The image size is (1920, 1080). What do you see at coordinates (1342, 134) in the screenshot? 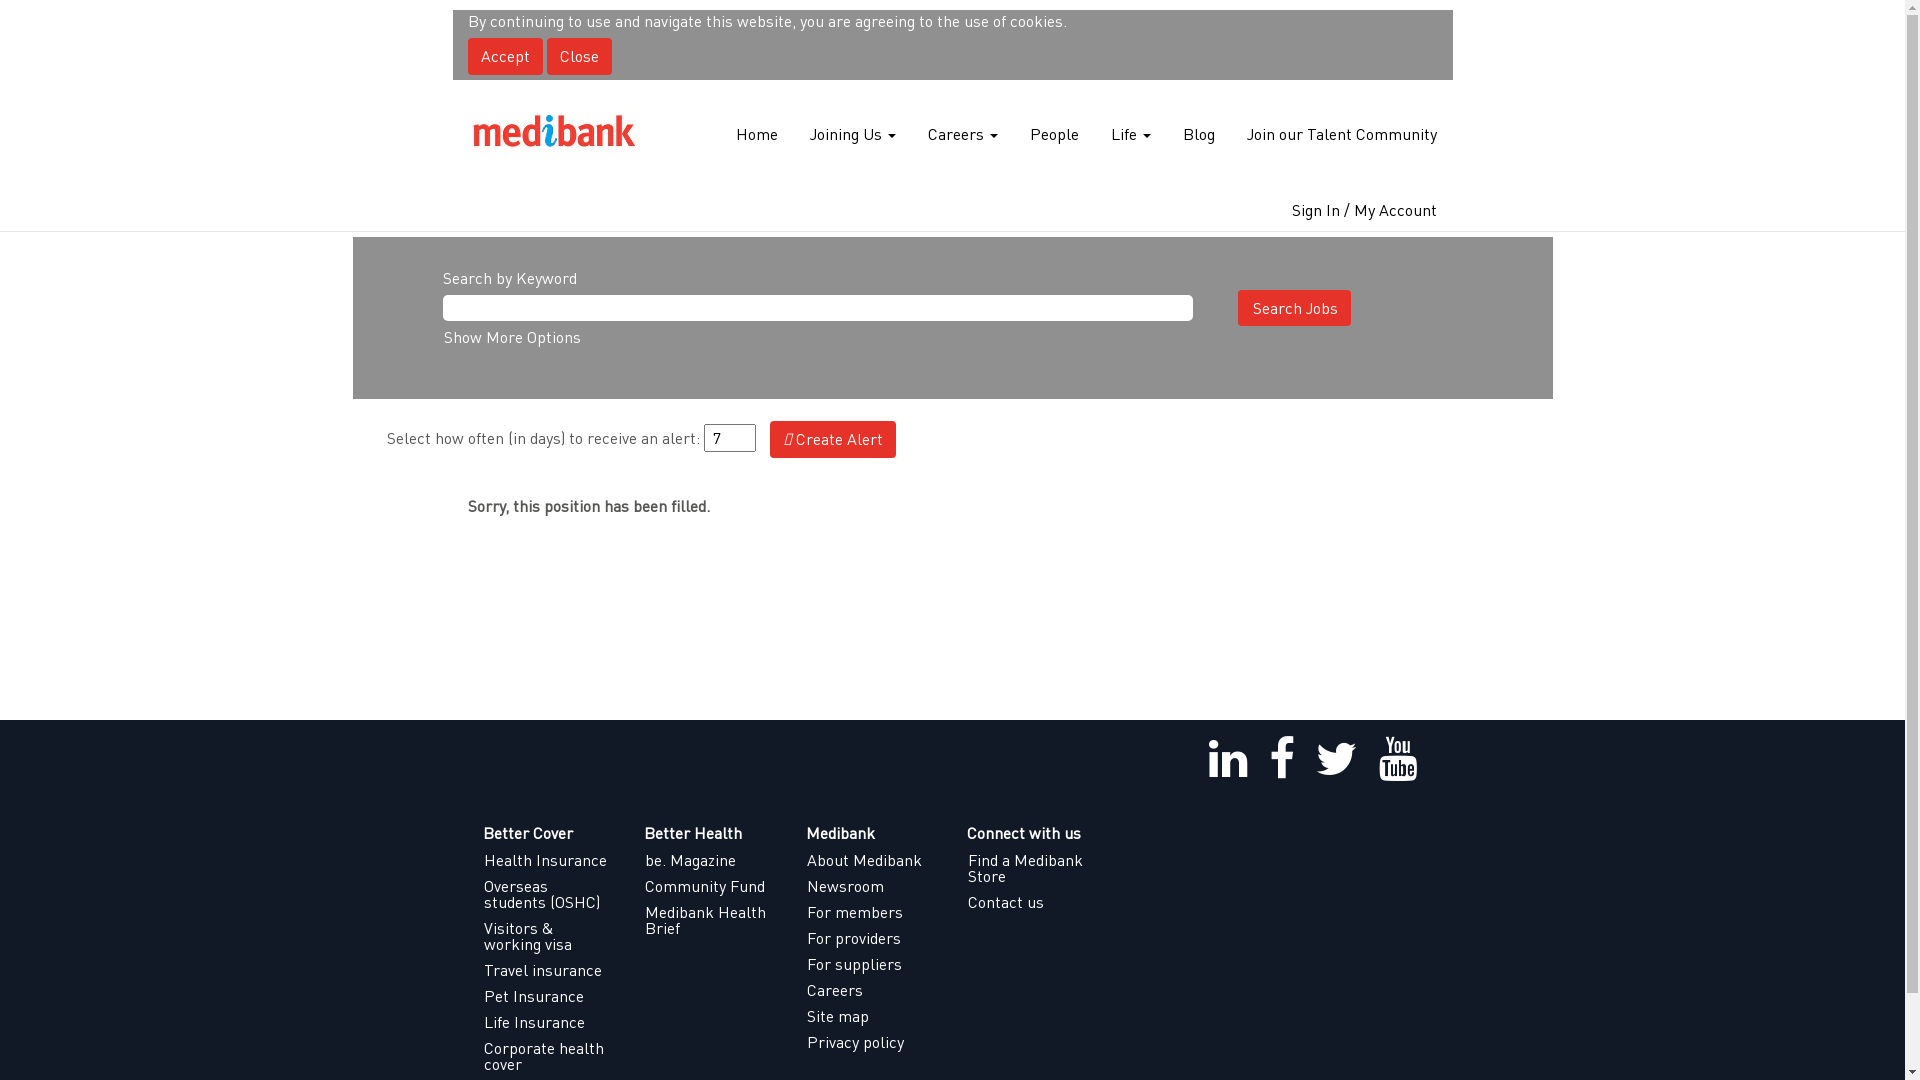
I see `'Join our Talent Community'` at bounding box center [1342, 134].